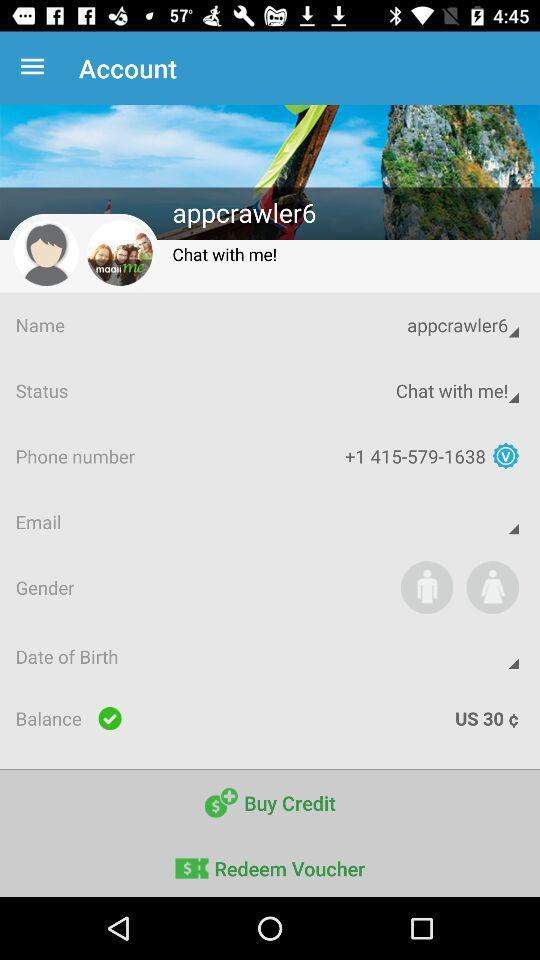 Image resolution: width=540 pixels, height=960 pixels. I want to click on gender, so click(426, 587).